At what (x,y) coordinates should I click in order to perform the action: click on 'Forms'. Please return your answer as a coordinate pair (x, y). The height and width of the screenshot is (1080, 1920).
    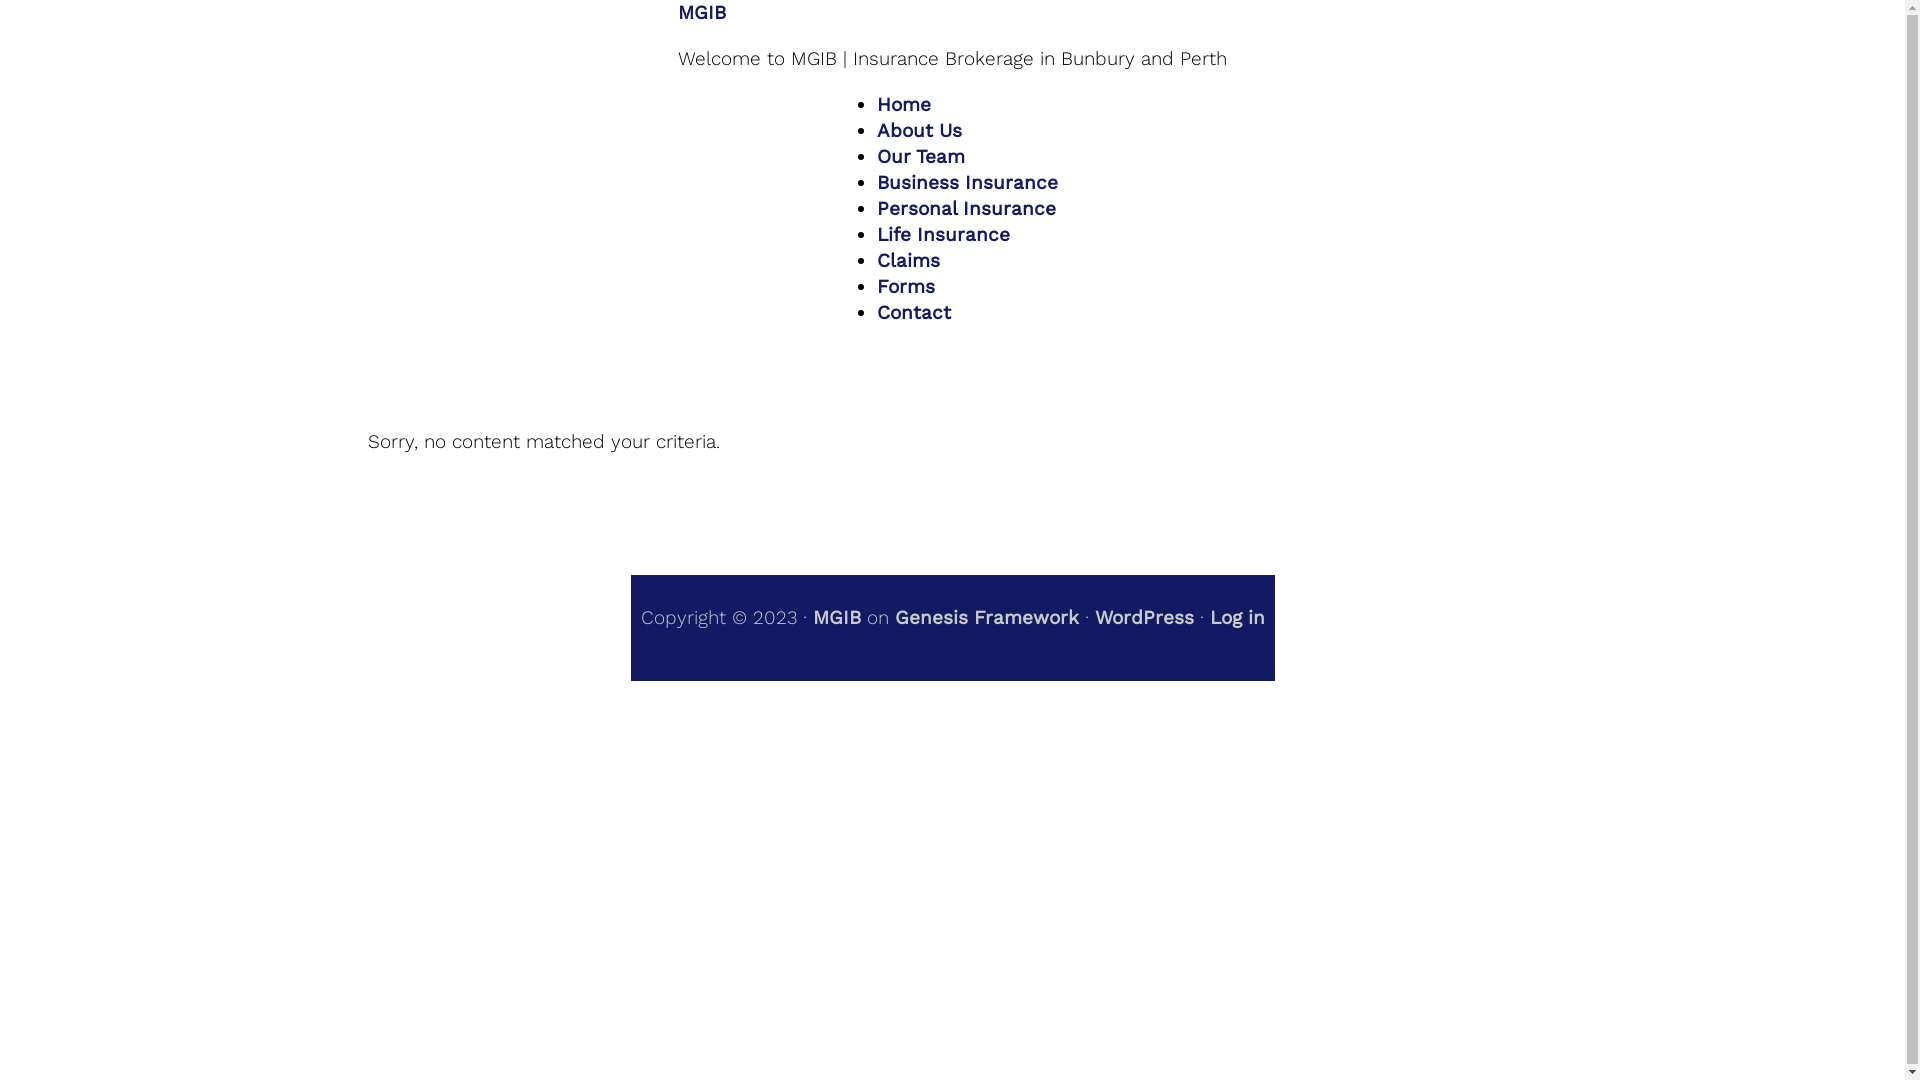
    Looking at the image, I should click on (905, 286).